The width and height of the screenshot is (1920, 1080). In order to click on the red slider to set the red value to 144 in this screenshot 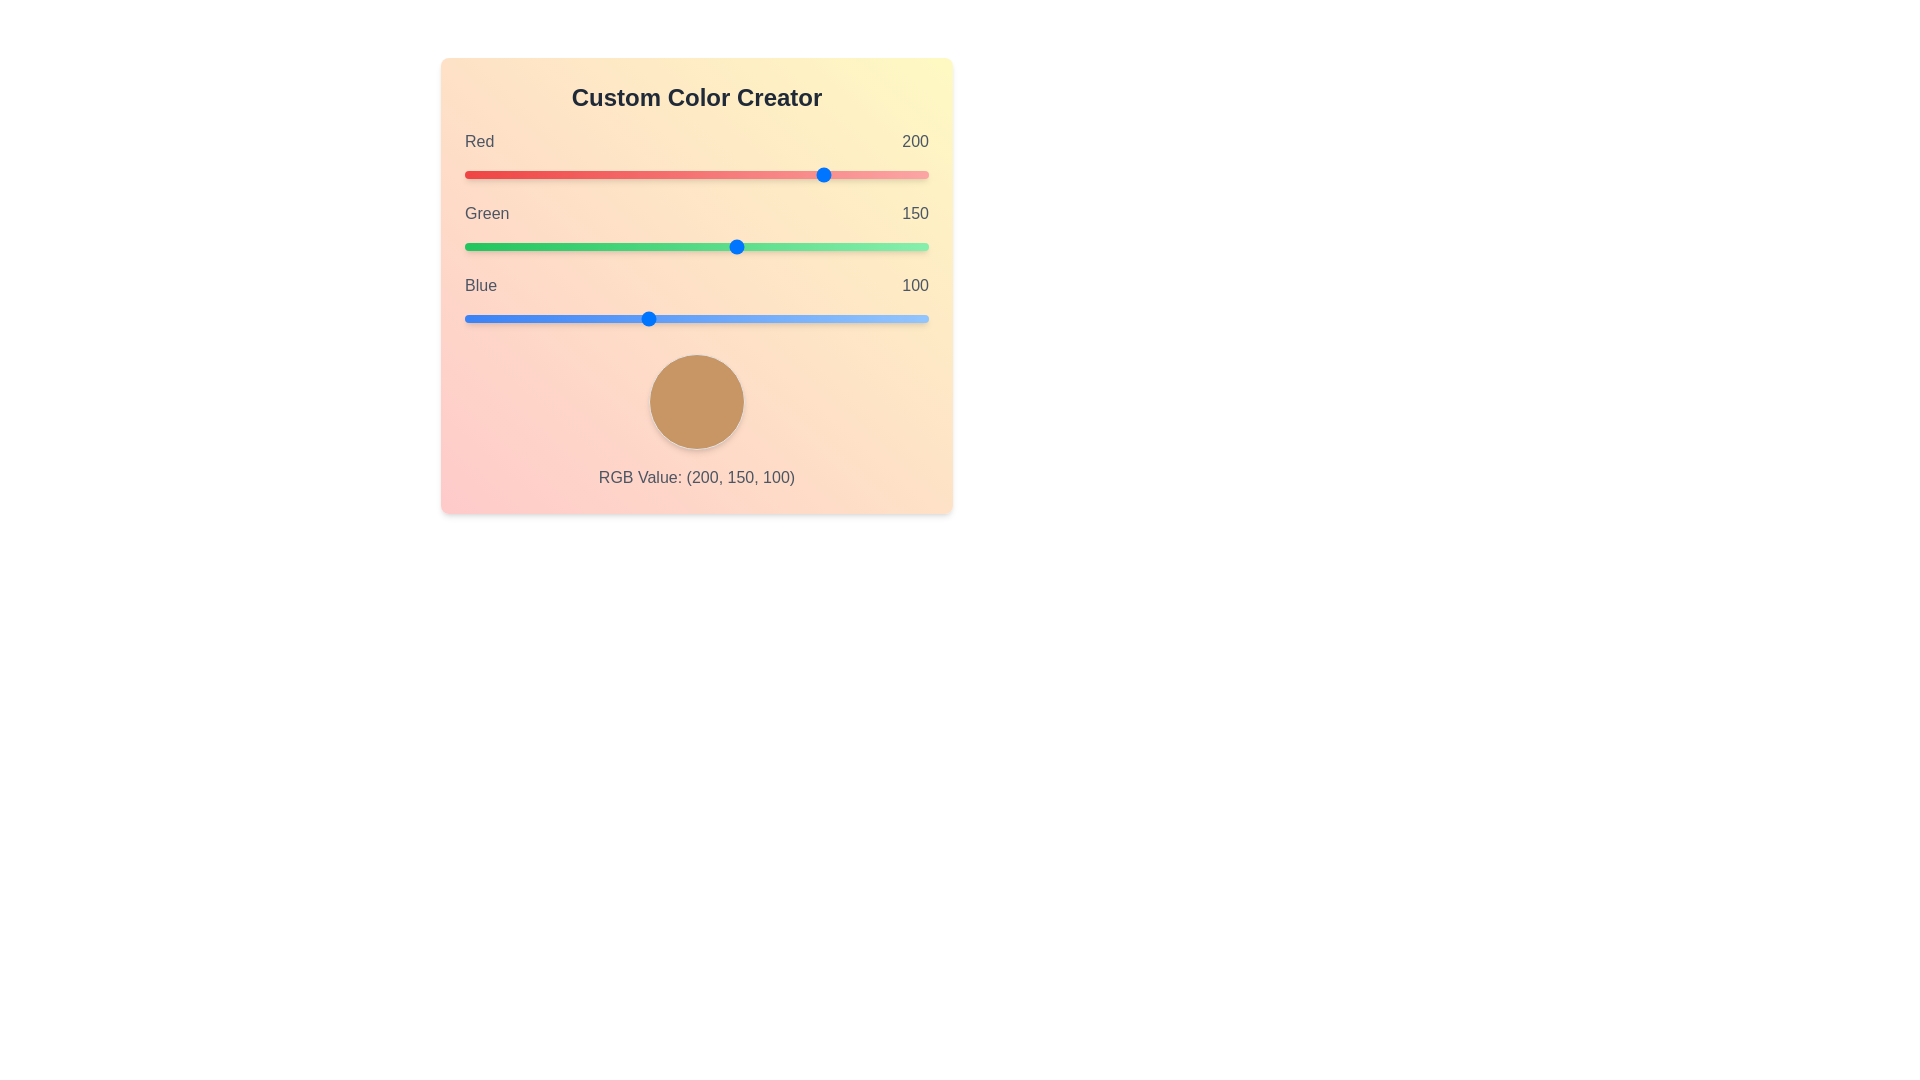, I will do `click(726, 173)`.